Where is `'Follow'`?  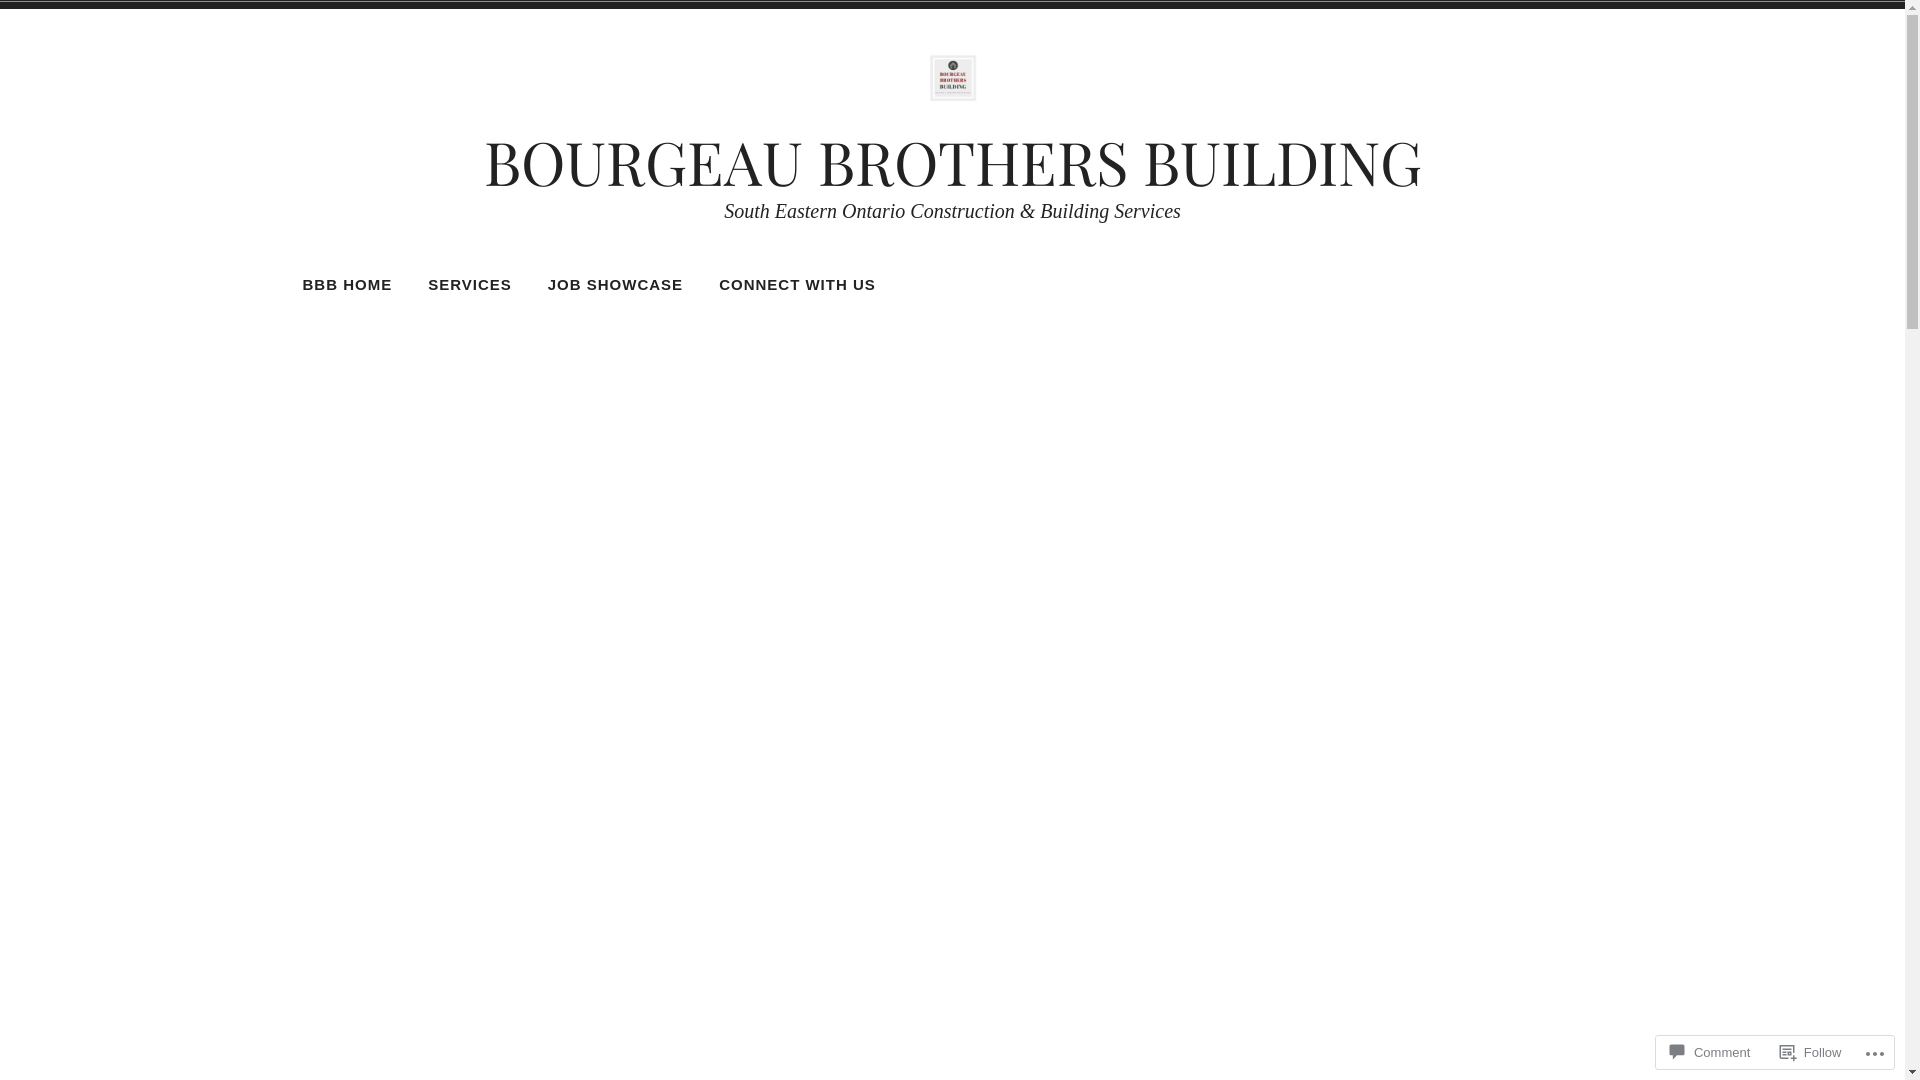 'Follow' is located at coordinates (1810, 1051).